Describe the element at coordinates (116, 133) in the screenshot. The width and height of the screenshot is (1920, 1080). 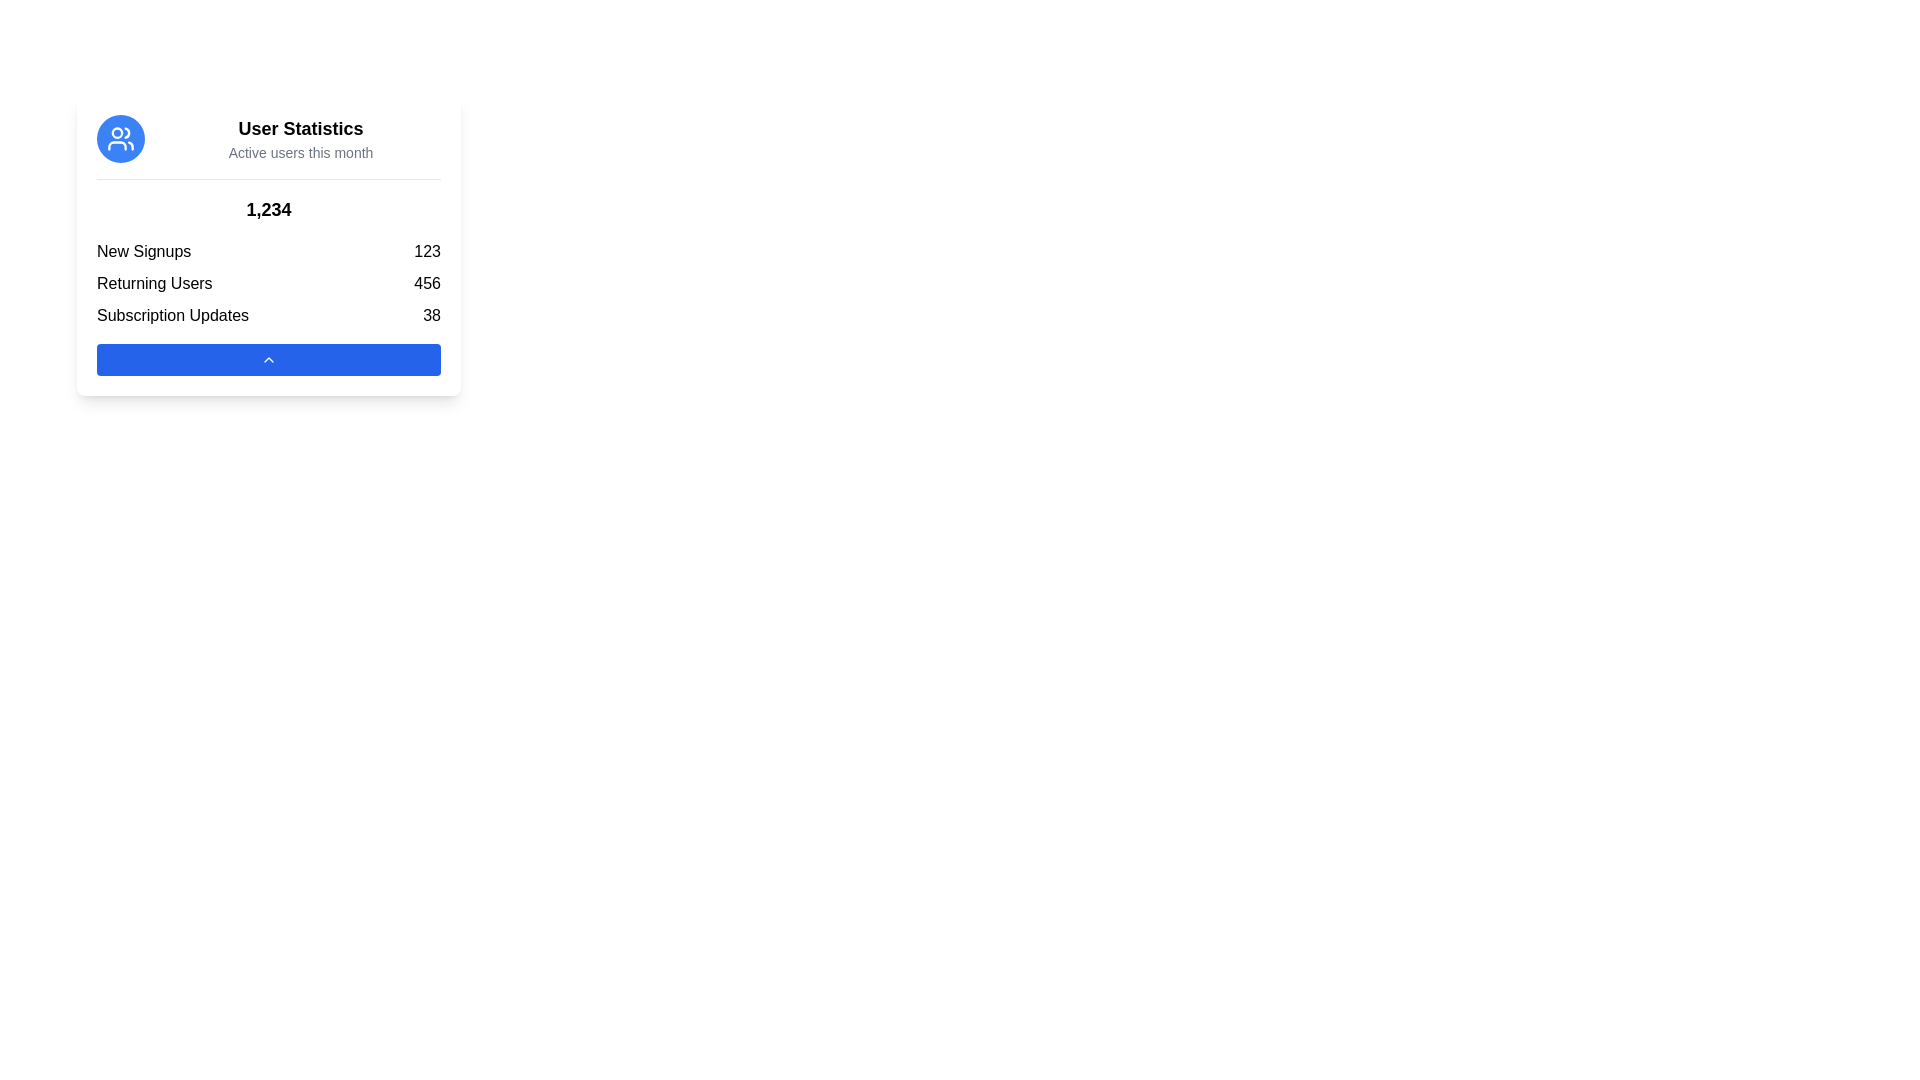
I see `the circular decorative vector graphic that represents a user within the 'Users' icon in the top-left of the 'User Statistics' card` at that location.